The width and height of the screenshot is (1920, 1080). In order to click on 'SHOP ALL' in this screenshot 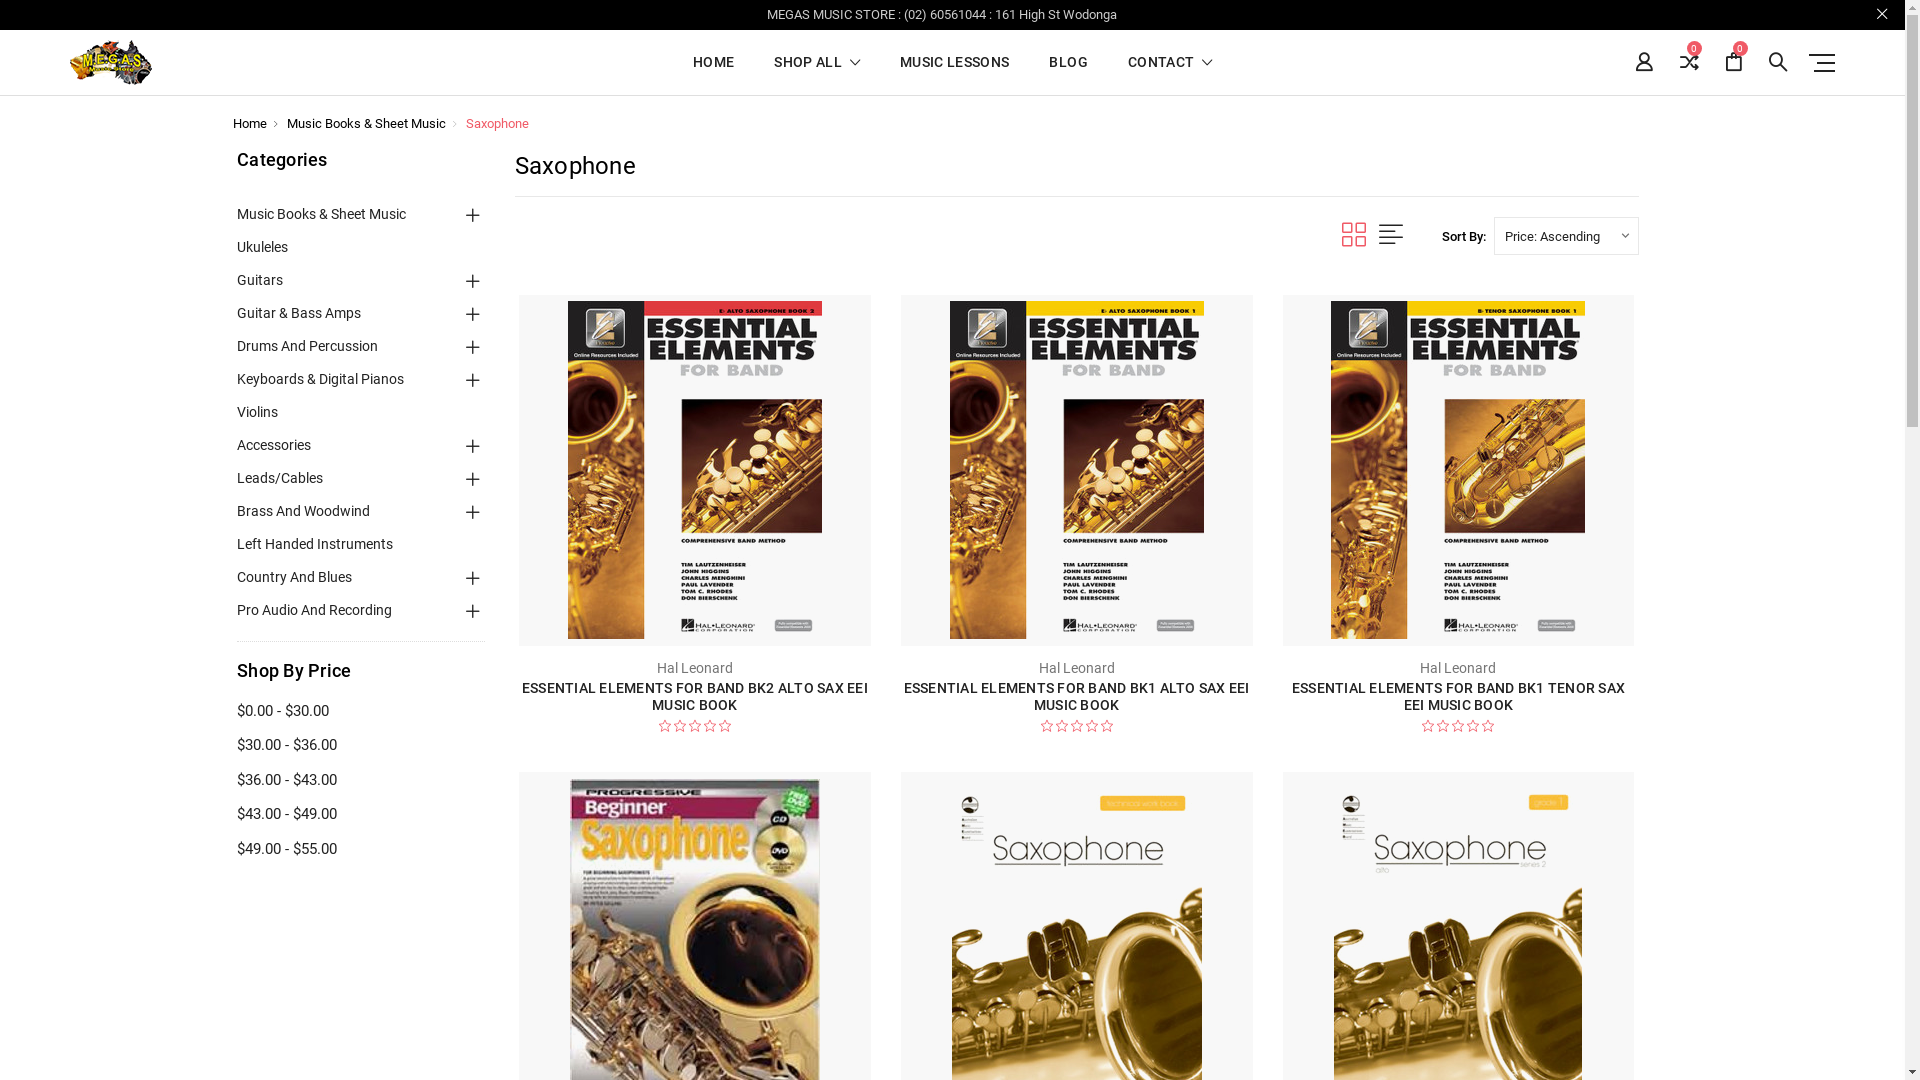, I will do `click(772, 73)`.